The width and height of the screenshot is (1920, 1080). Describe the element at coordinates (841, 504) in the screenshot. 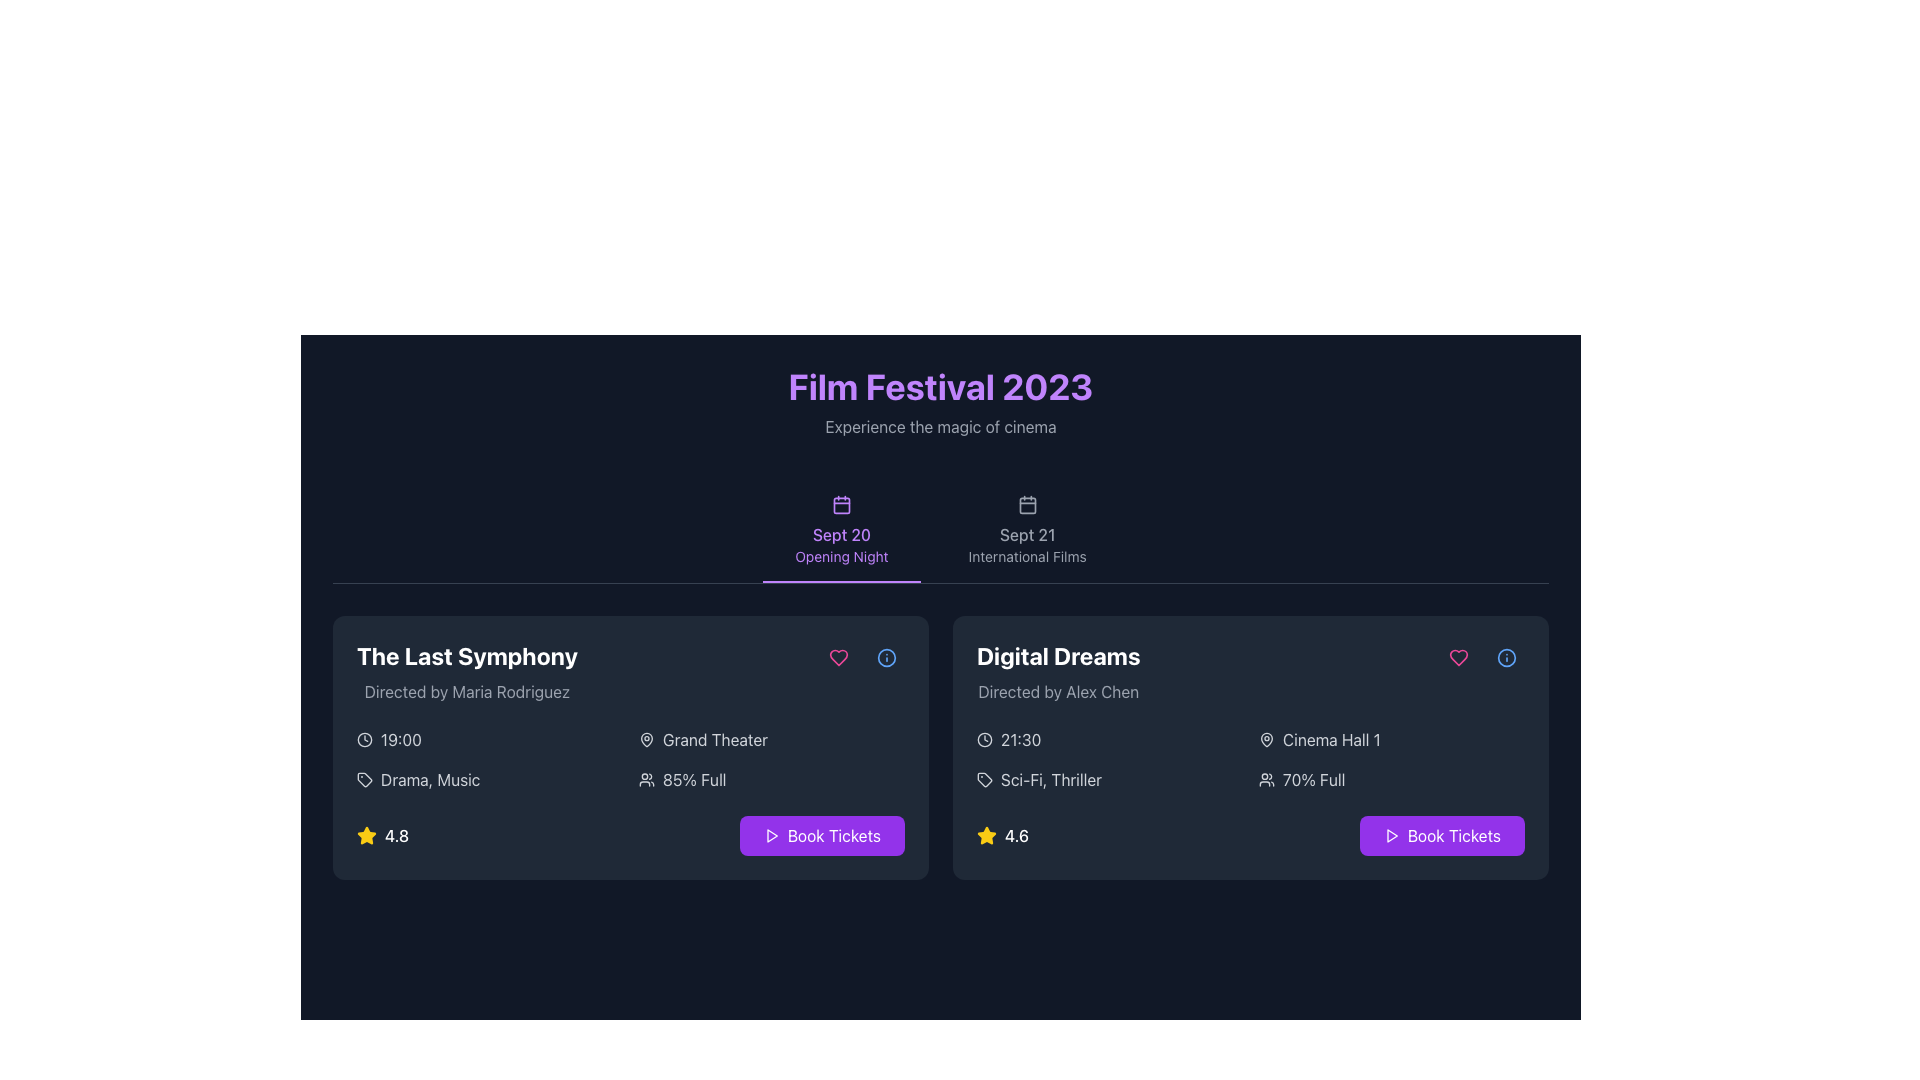

I see `the vector graphic component of the calendar icon located in the middle of the three icons beneath the 'Film Festival 2023' title` at that location.